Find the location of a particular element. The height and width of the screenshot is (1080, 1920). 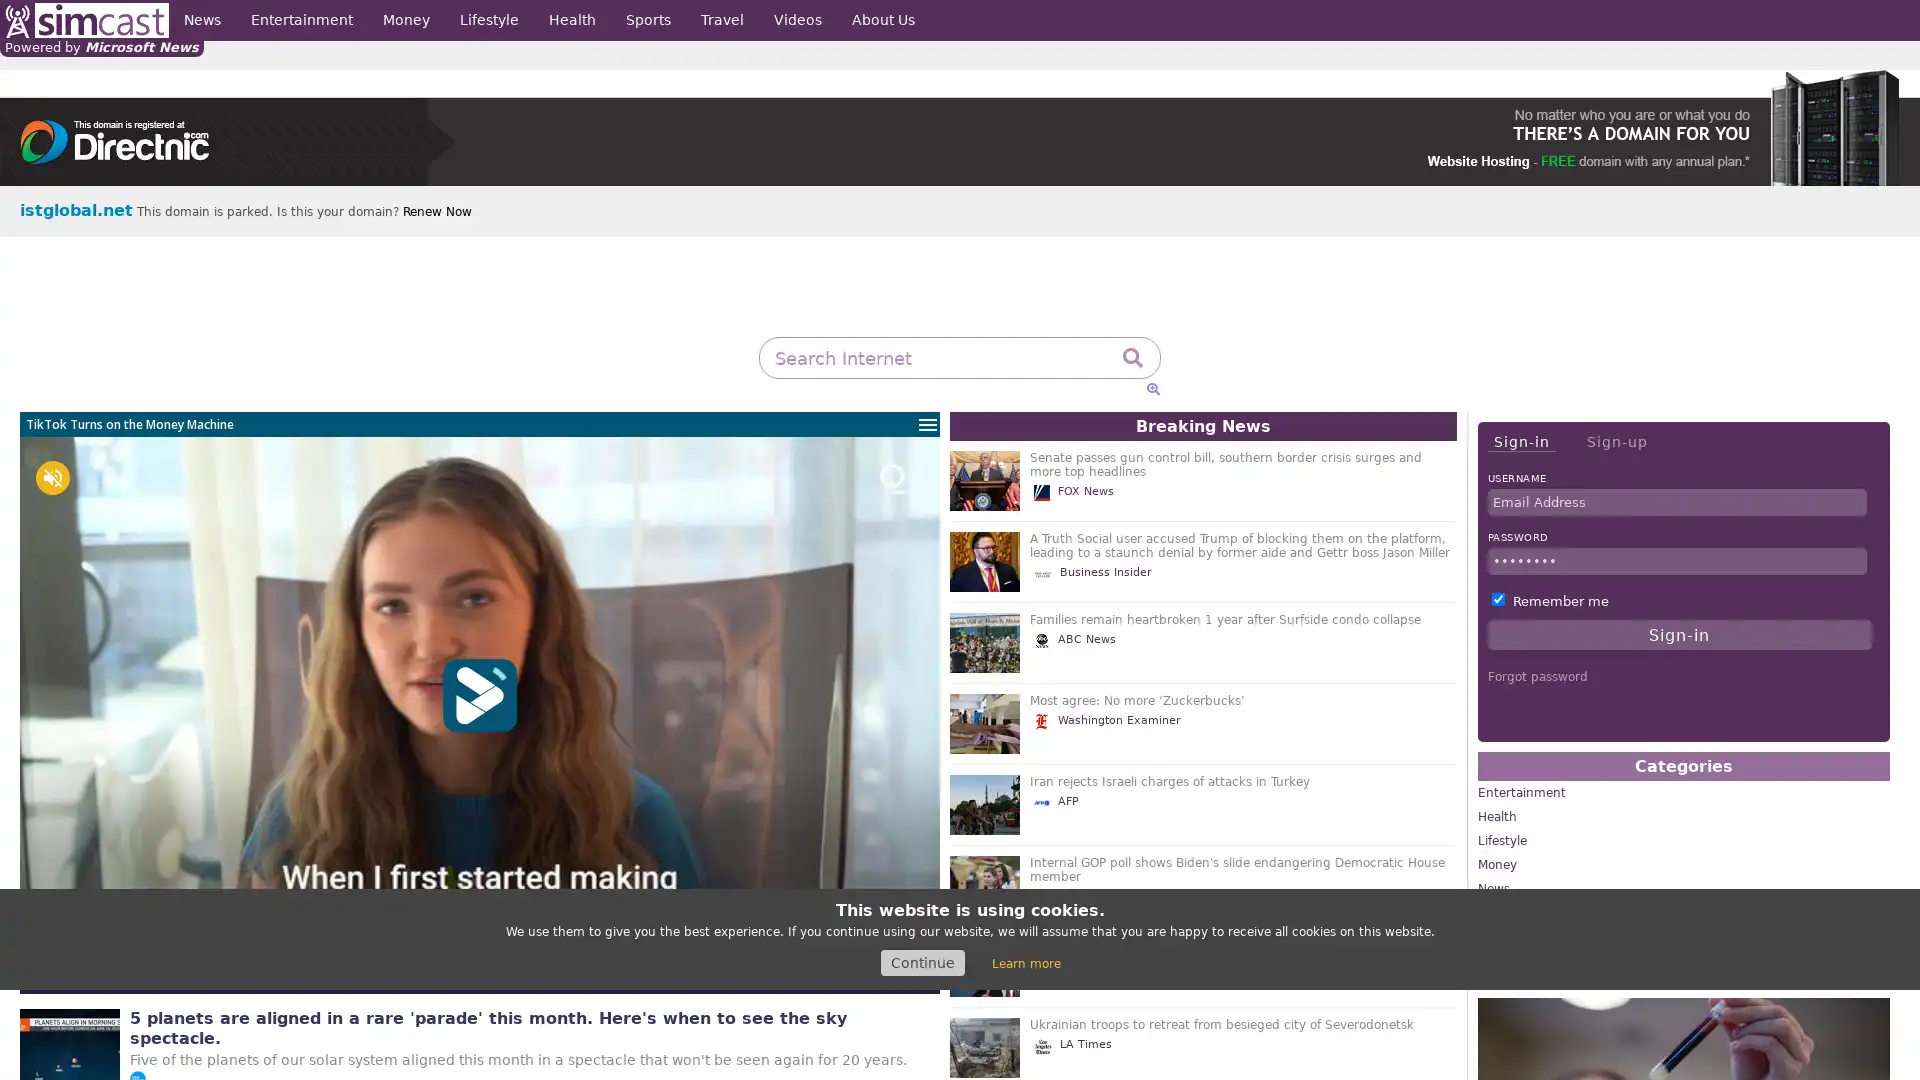

Sign-in is located at coordinates (1679, 635).